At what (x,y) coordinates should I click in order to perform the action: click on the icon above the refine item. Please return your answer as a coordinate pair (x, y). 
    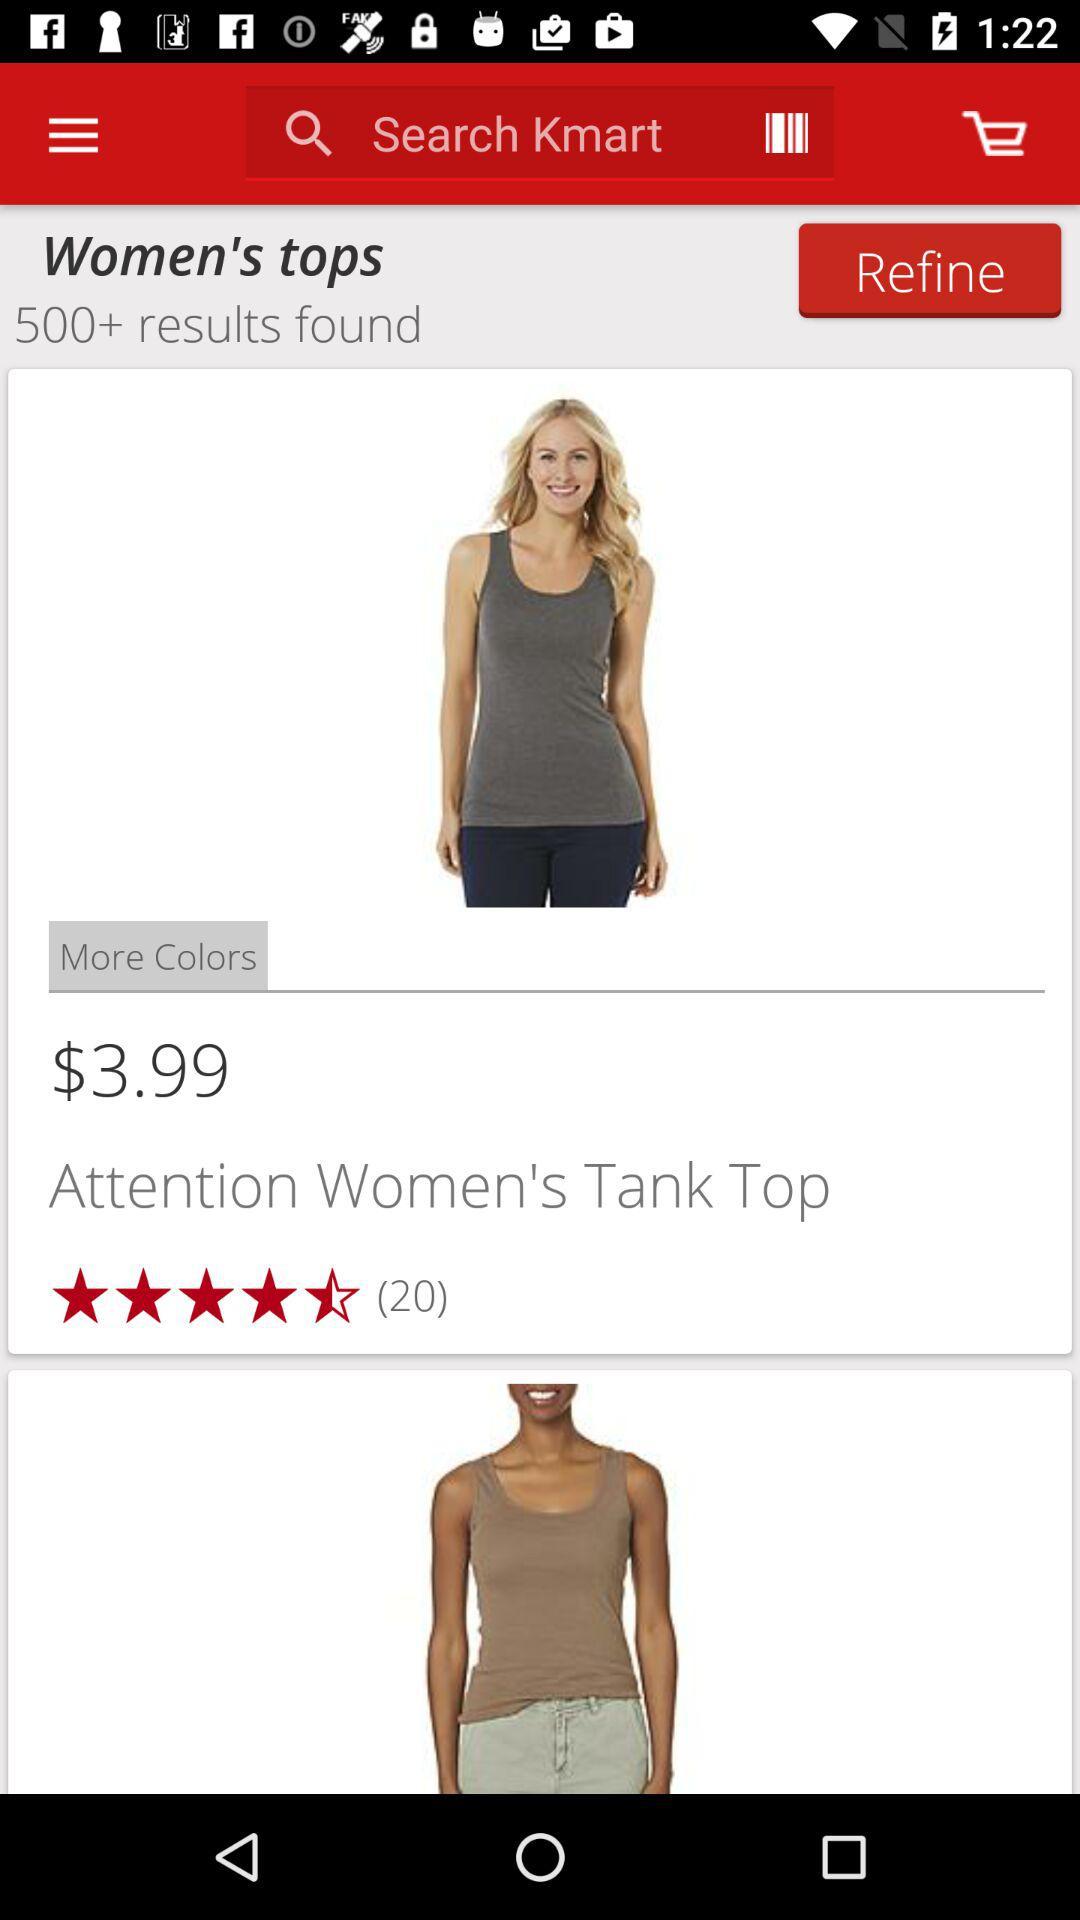
    Looking at the image, I should click on (994, 132).